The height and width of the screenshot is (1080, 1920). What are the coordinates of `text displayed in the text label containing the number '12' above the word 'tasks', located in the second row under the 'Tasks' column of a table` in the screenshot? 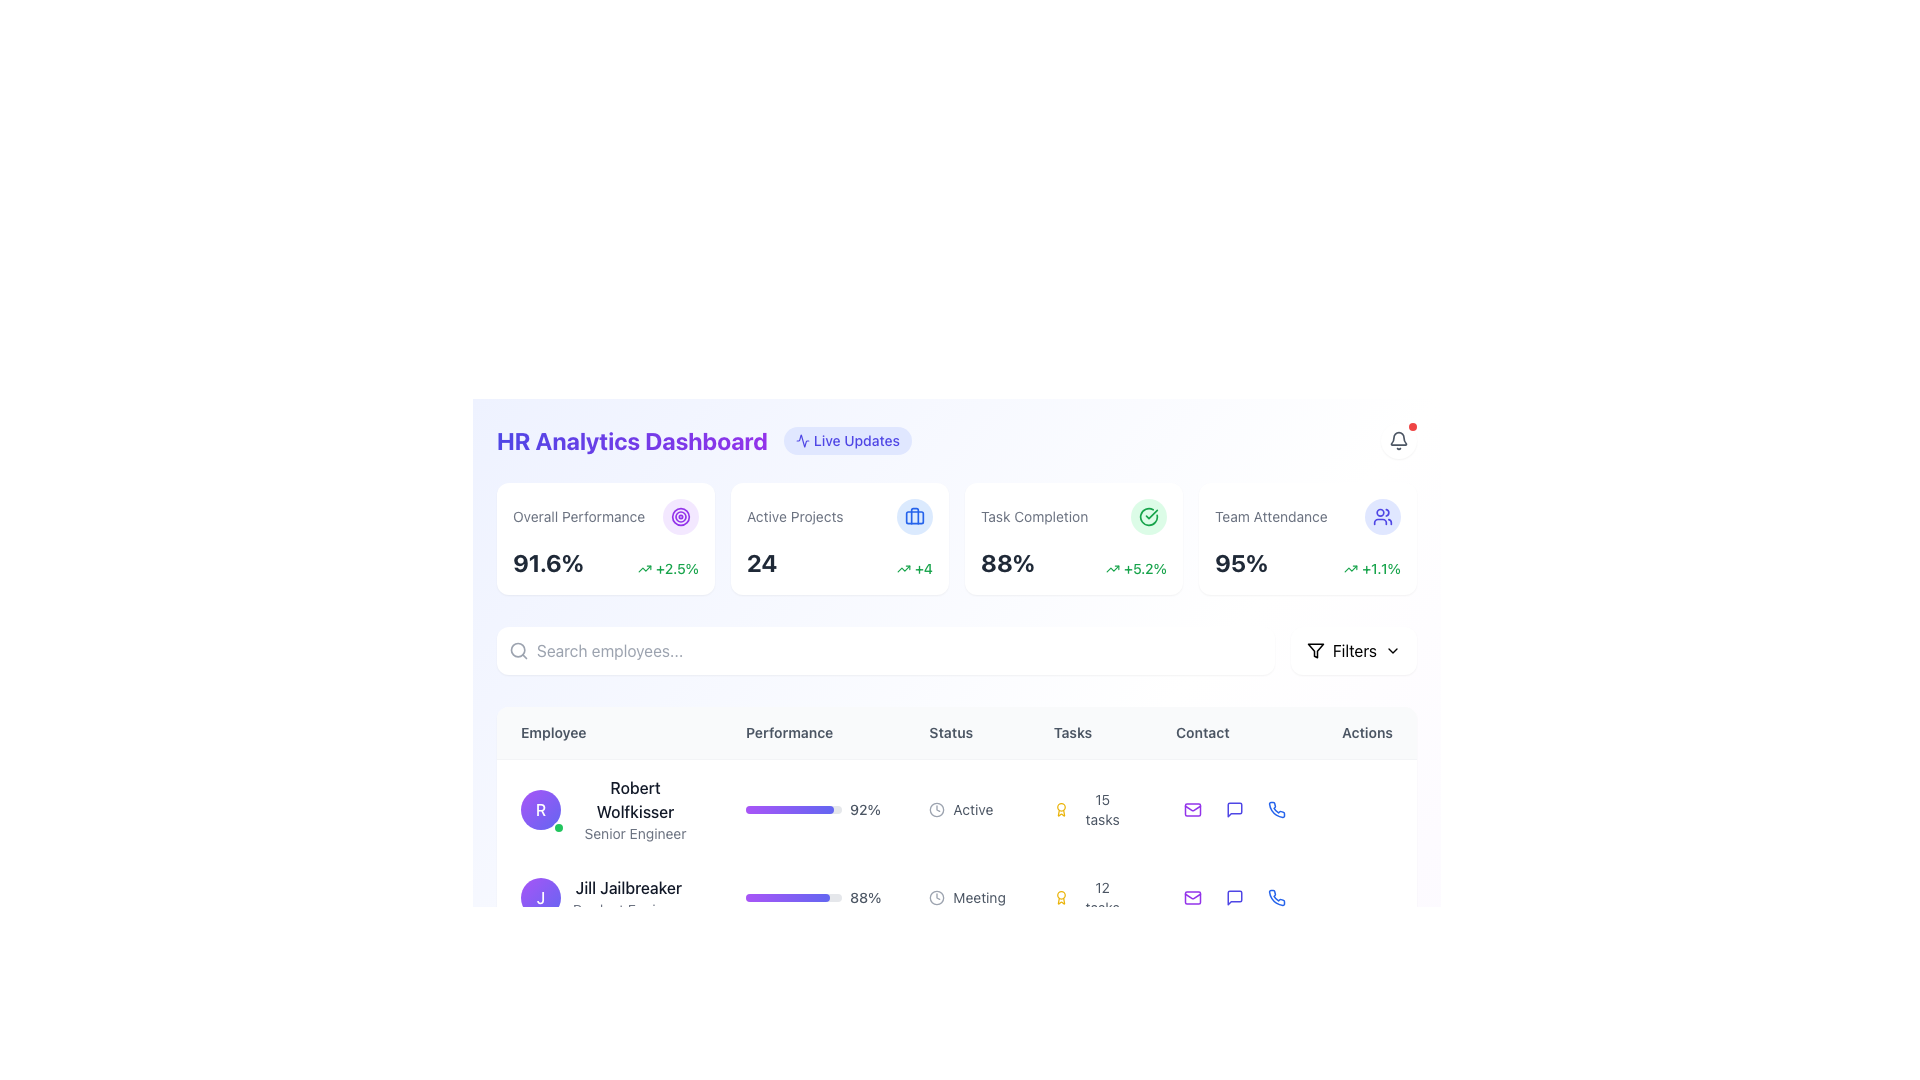 It's located at (1101, 897).